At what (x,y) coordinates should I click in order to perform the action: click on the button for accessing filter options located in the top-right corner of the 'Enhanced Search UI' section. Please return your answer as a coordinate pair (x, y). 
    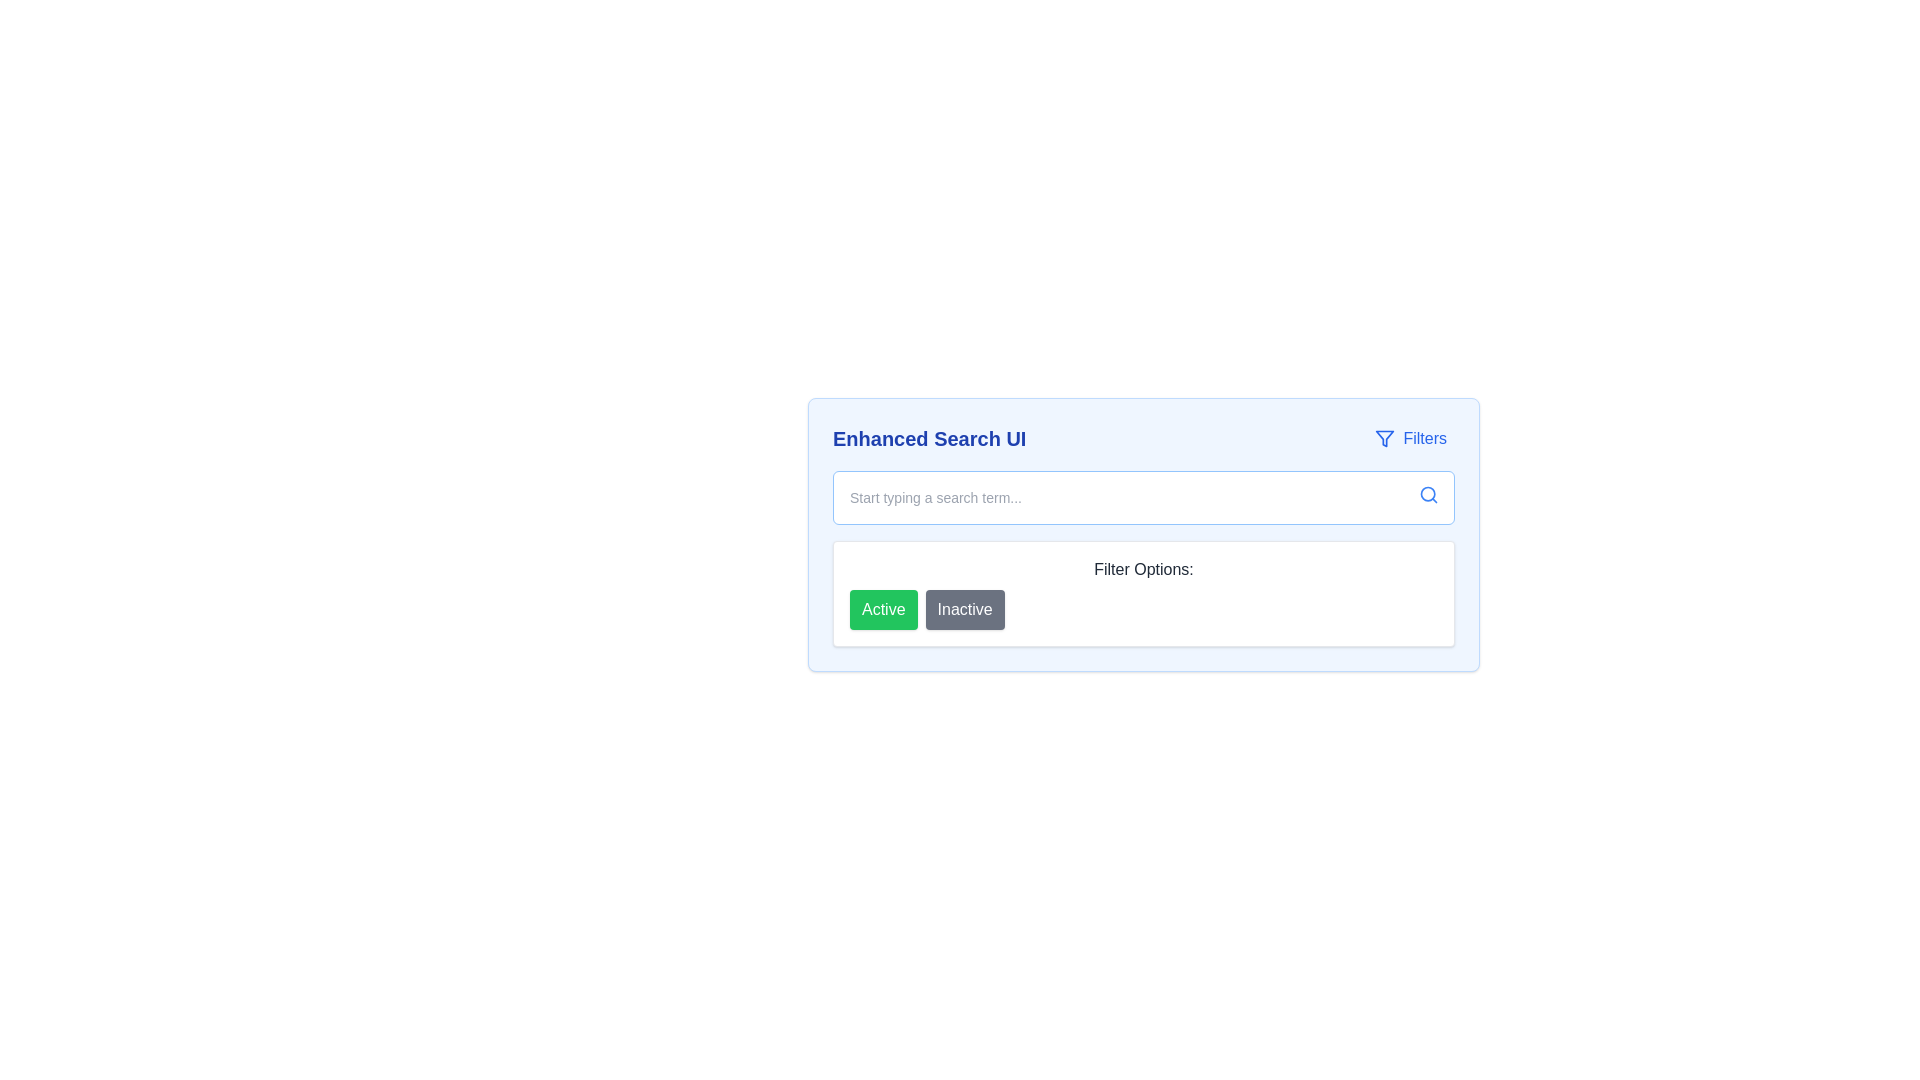
    Looking at the image, I should click on (1410, 438).